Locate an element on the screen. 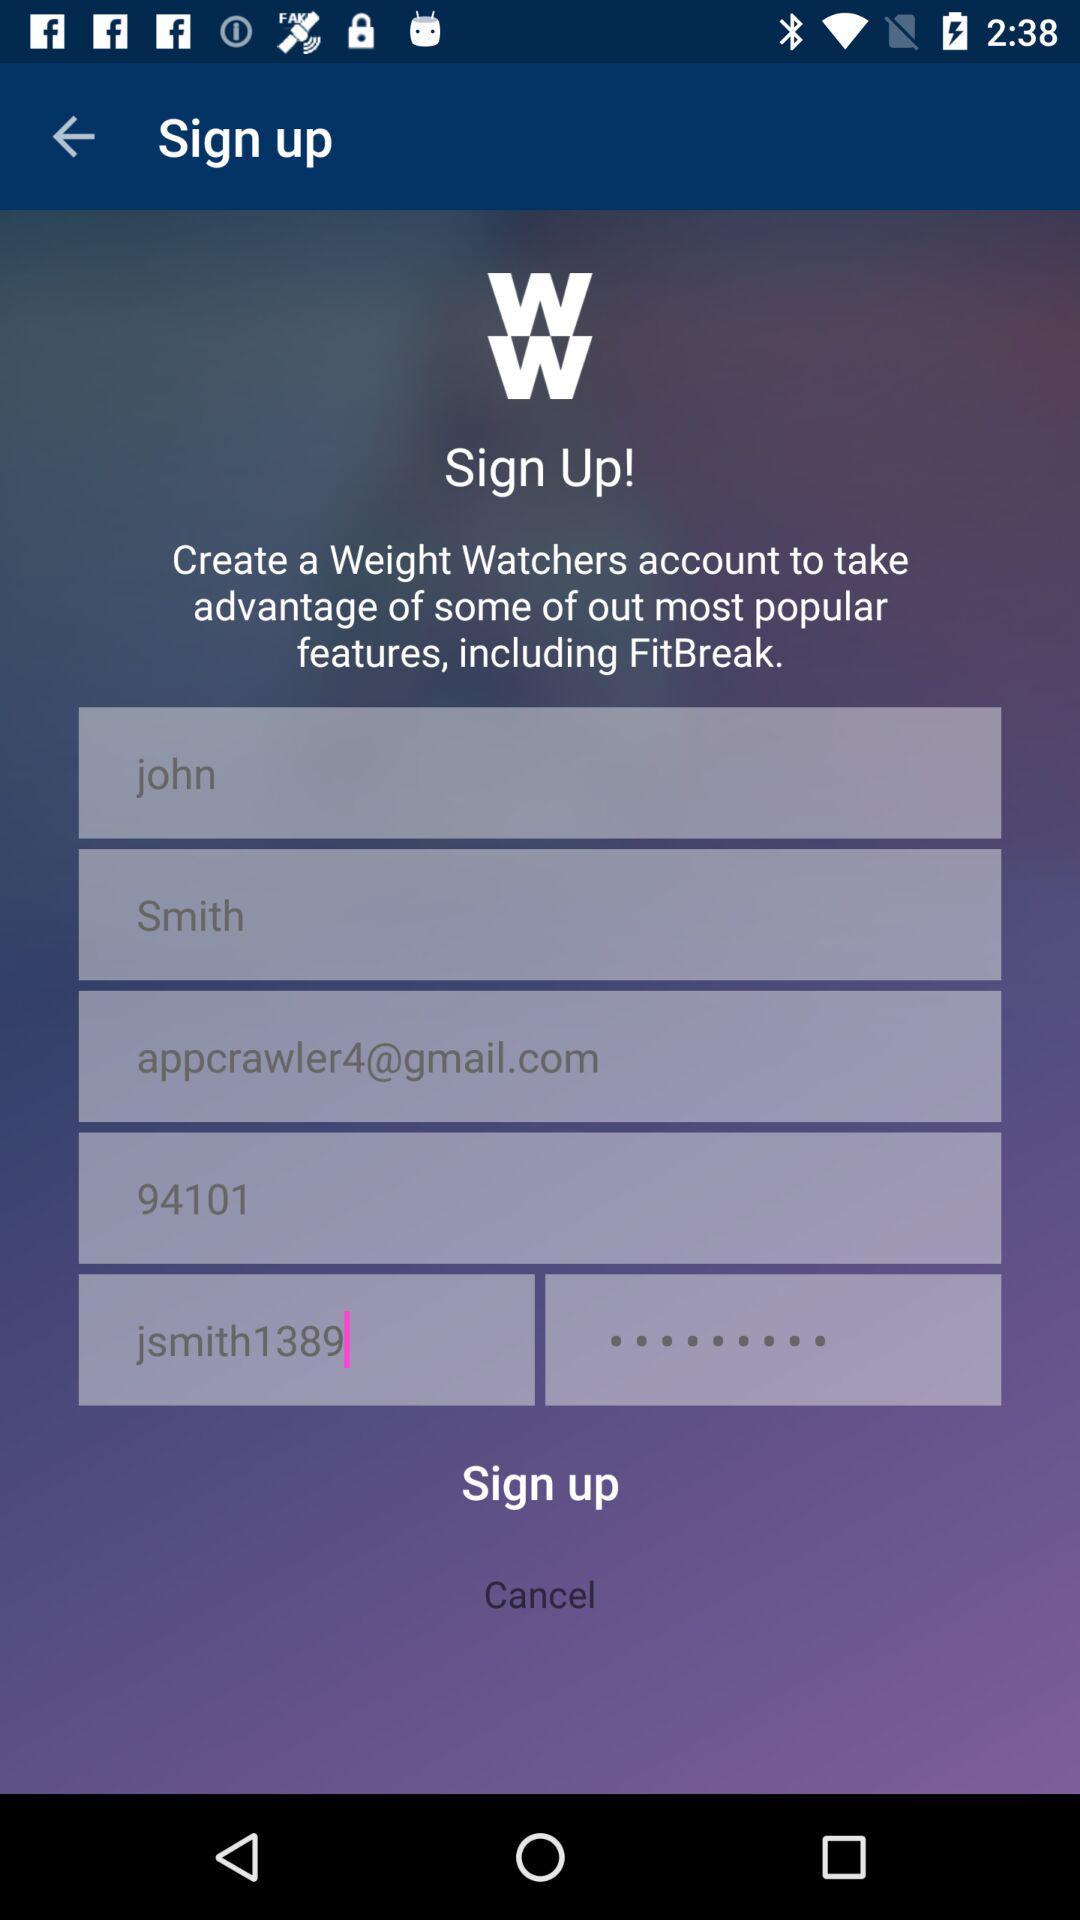  icon at the bottom right corner is located at coordinates (772, 1339).